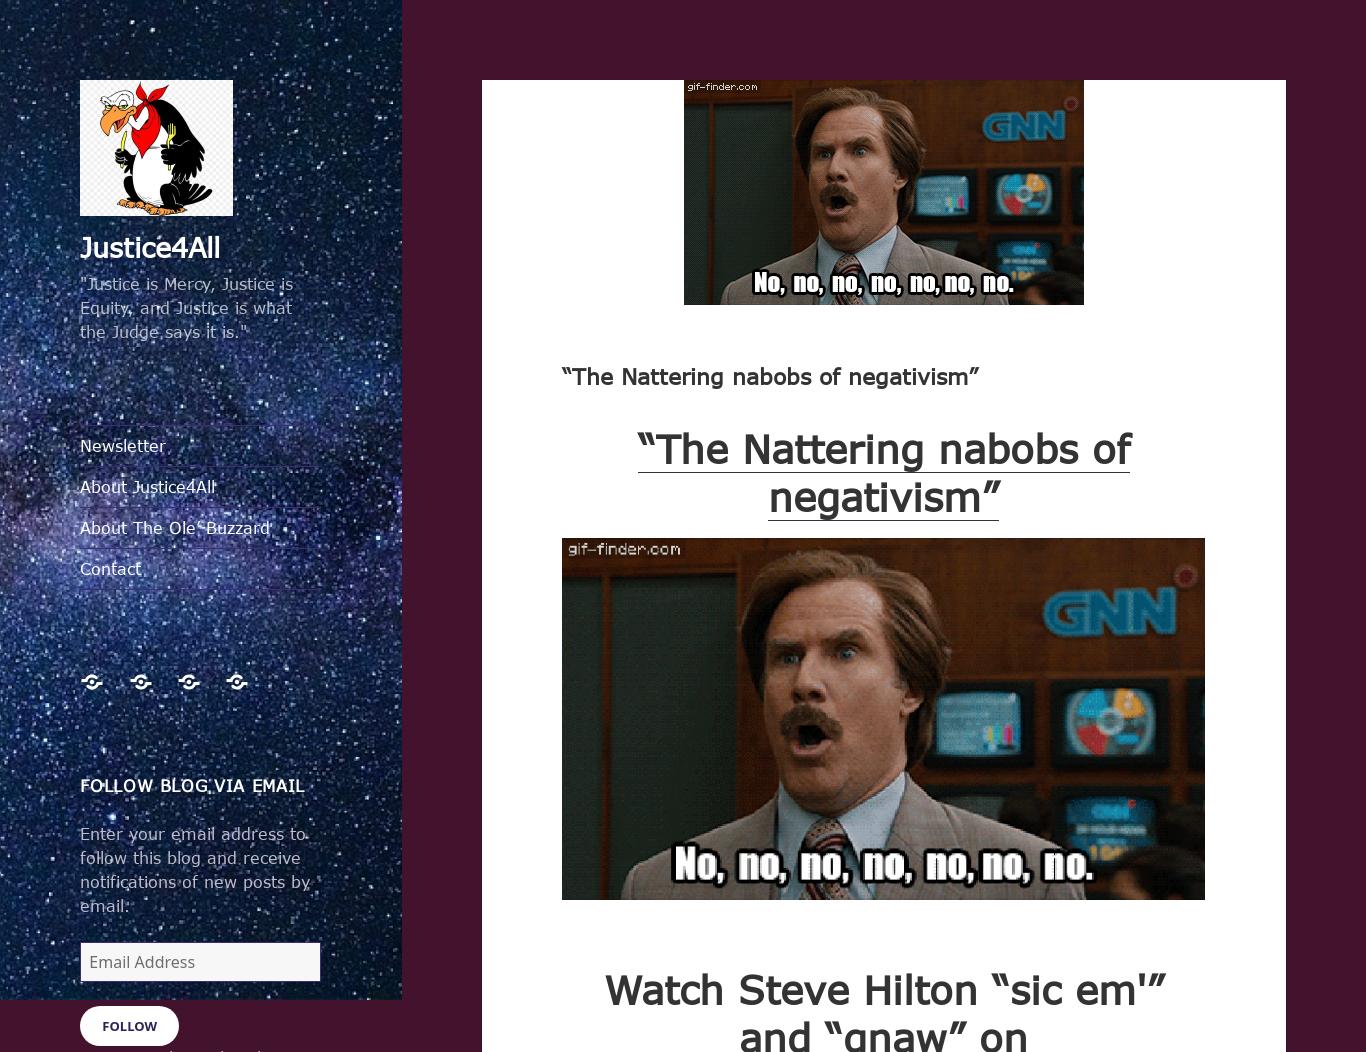  What do you see at coordinates (80, 246) in the screenshot?
I see `'Justice4All'` at bounding box center [80, 246].